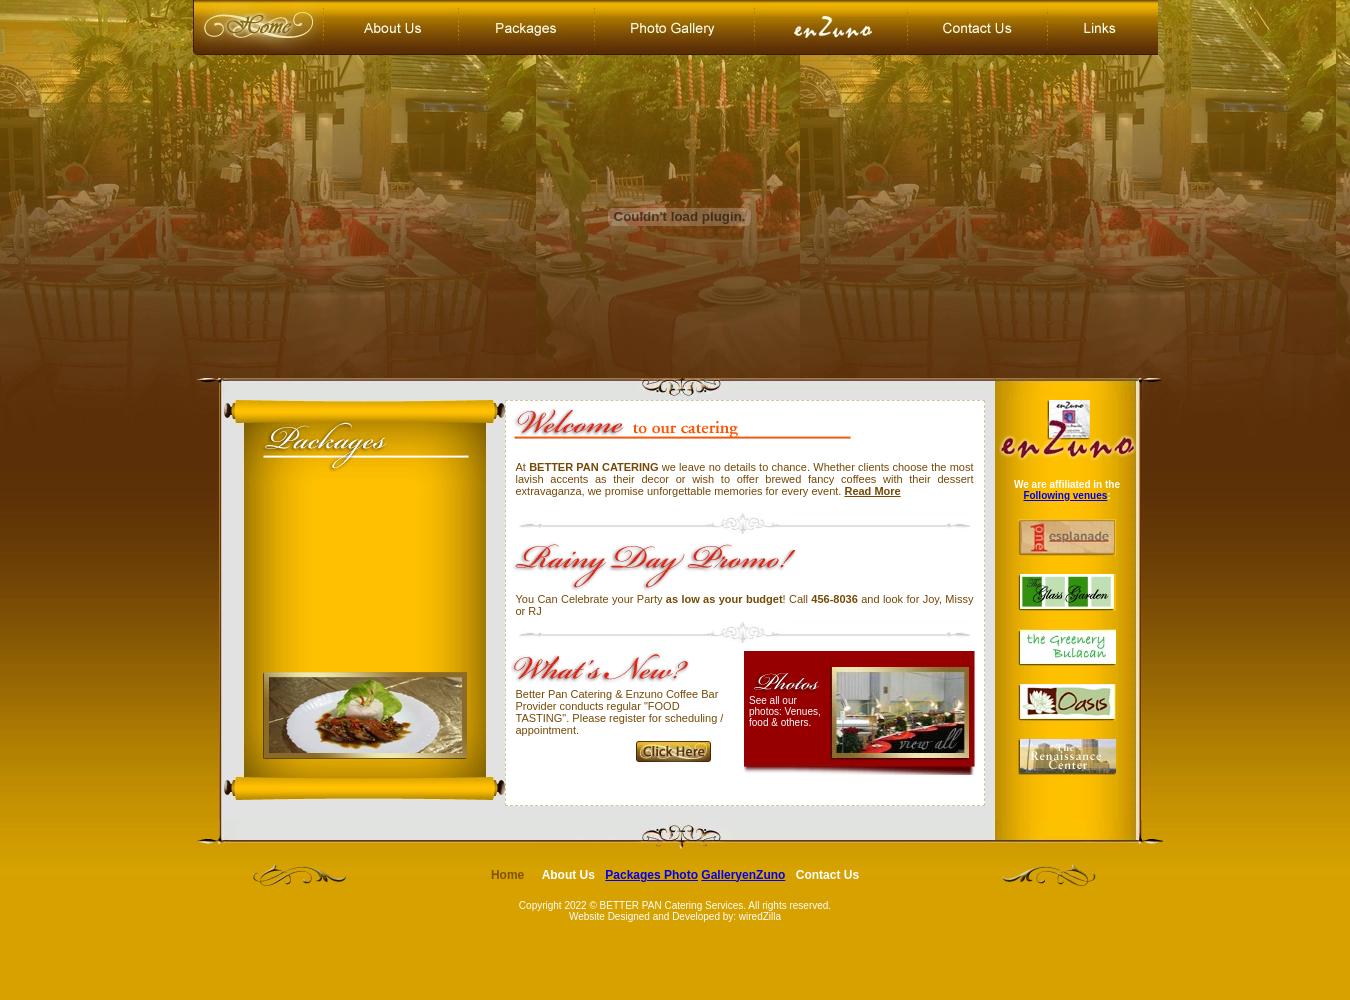 This screenshot has width=1350, height=1000. What do you see at coordinates (361, 866) in the screenshot?
I see `'Cinnamon Infused Lemon Marinade Pork Belly, with Lettuce, steam Rice and Sweet Soy Reduction'` at bounding box center [361, 866].